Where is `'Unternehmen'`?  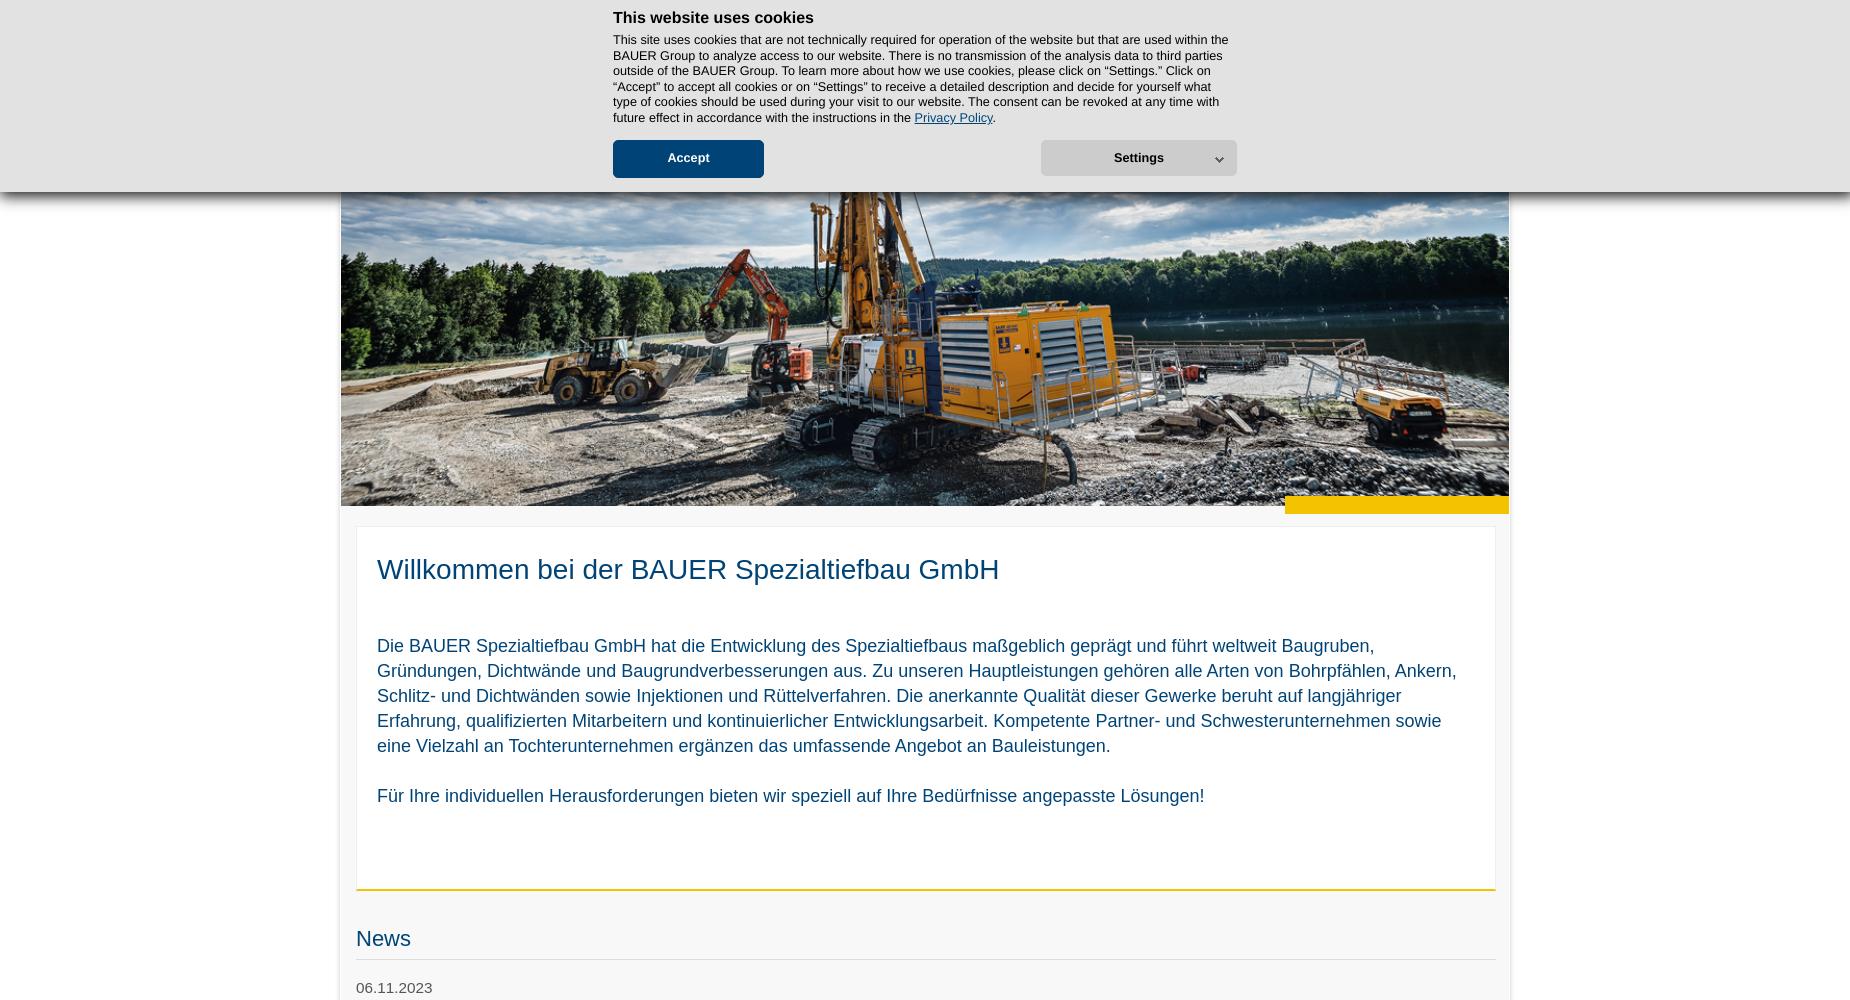
'Unternehmen' is located at coordinates (398, 121).